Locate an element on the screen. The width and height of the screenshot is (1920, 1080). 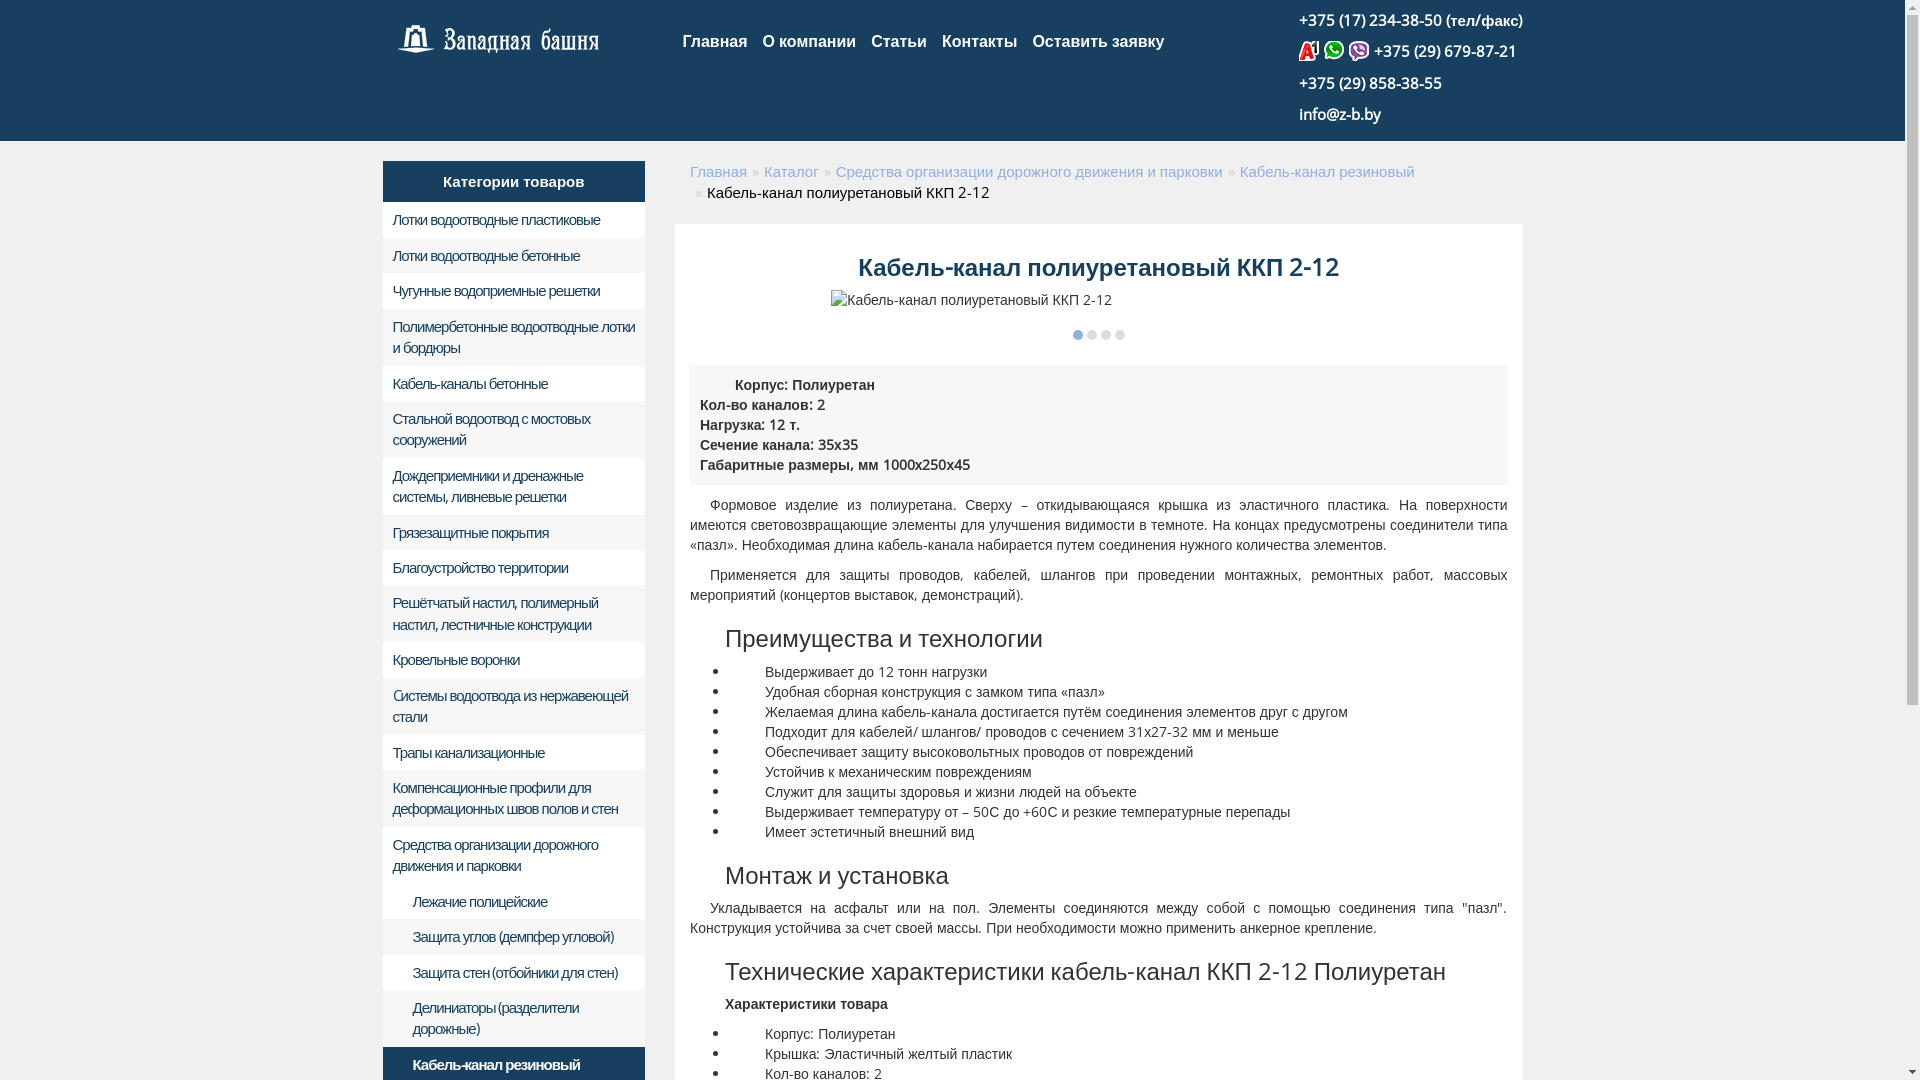
'A1' is located at coordinates (1311, 49).